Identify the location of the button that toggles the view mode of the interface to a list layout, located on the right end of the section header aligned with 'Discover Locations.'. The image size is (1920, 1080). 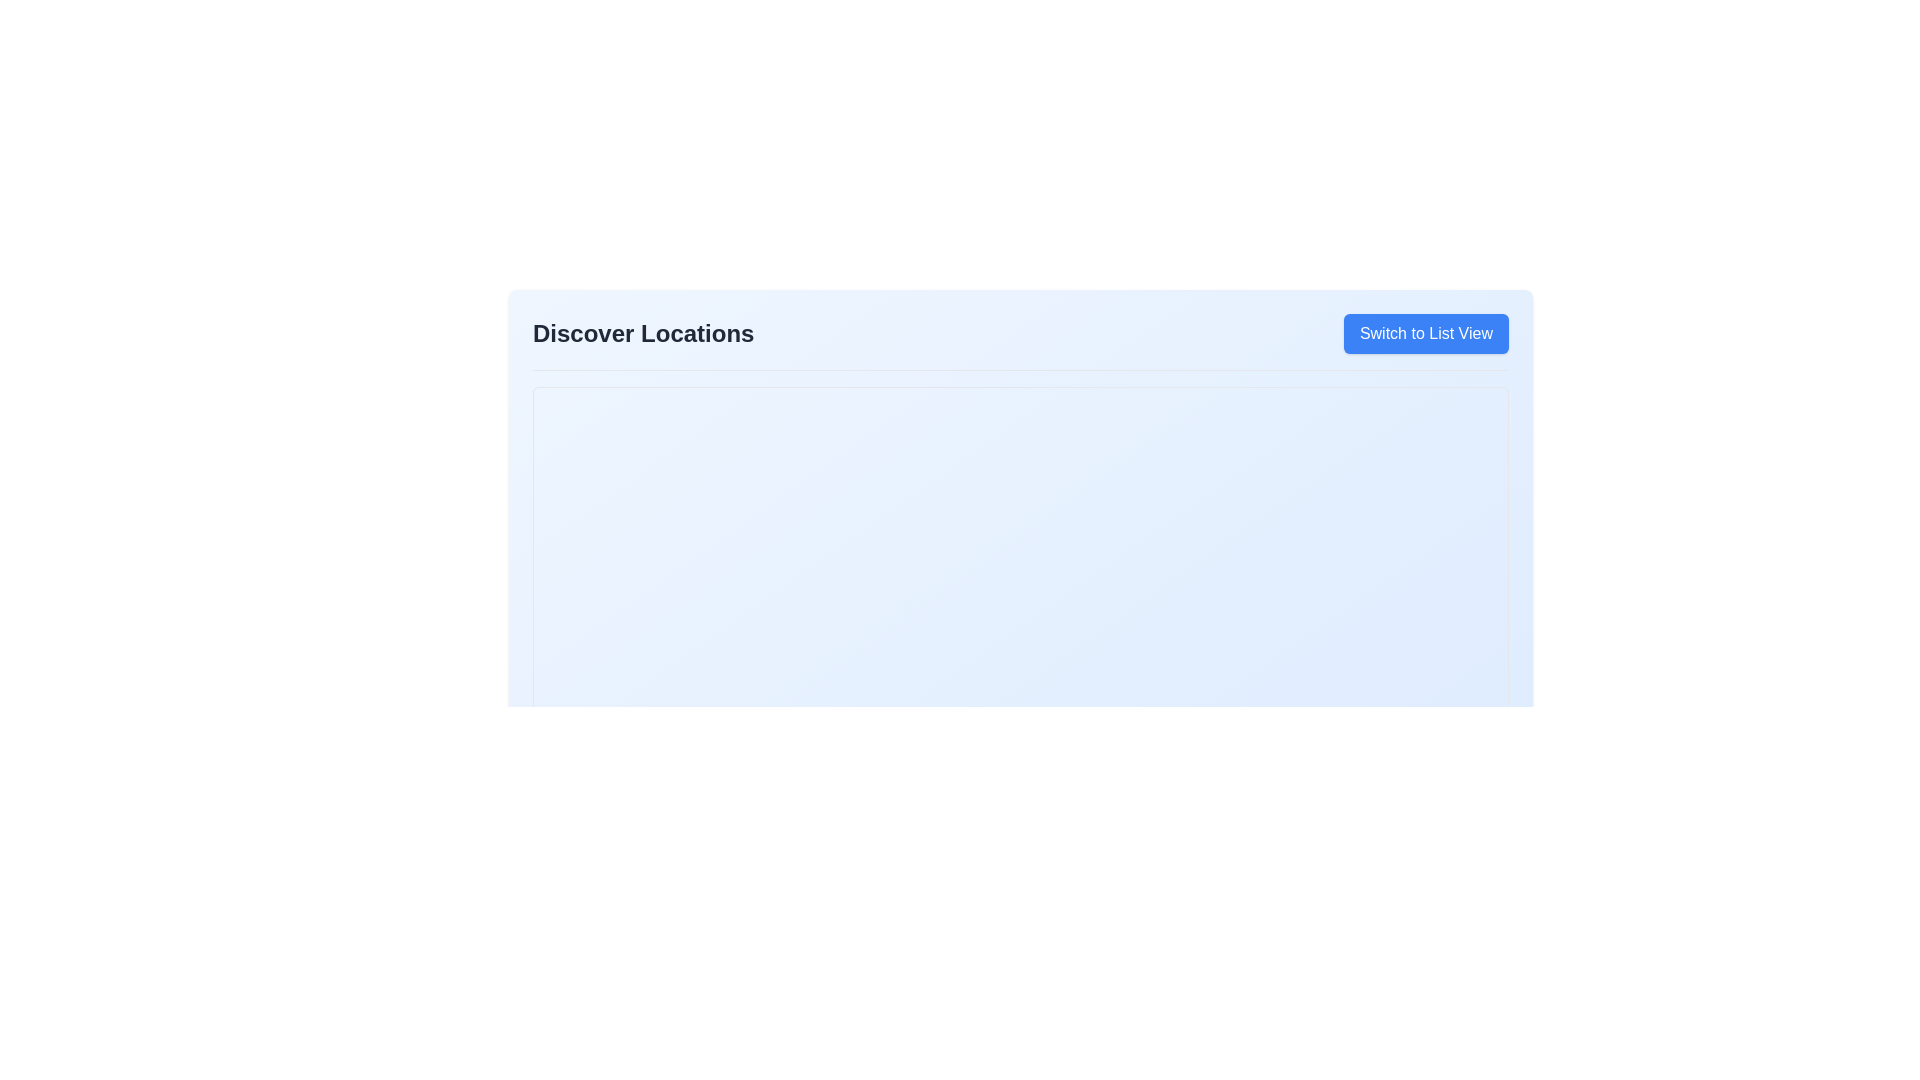
(1425, 333).